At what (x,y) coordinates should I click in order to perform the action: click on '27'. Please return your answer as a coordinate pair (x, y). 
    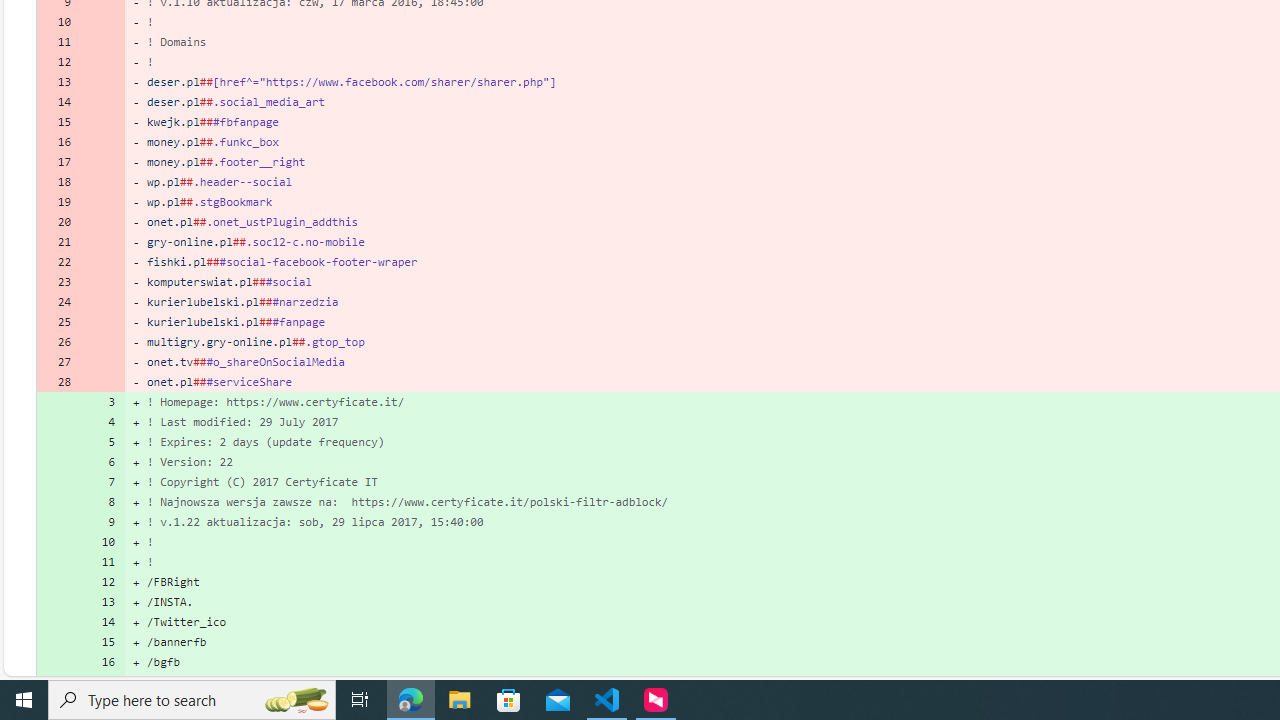
    Looking at the image, I should click on (58, 362).